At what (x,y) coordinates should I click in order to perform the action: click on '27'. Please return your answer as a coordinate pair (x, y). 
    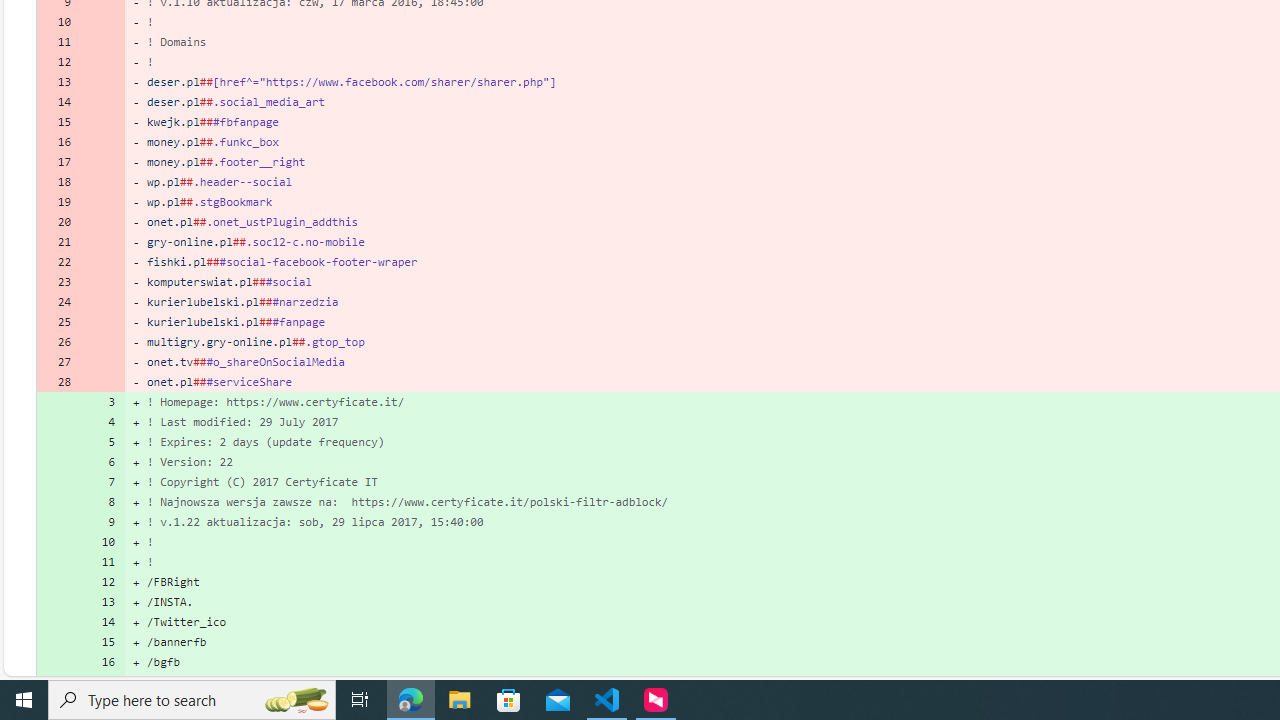
    Looking at the image, I should click on (58, 362).